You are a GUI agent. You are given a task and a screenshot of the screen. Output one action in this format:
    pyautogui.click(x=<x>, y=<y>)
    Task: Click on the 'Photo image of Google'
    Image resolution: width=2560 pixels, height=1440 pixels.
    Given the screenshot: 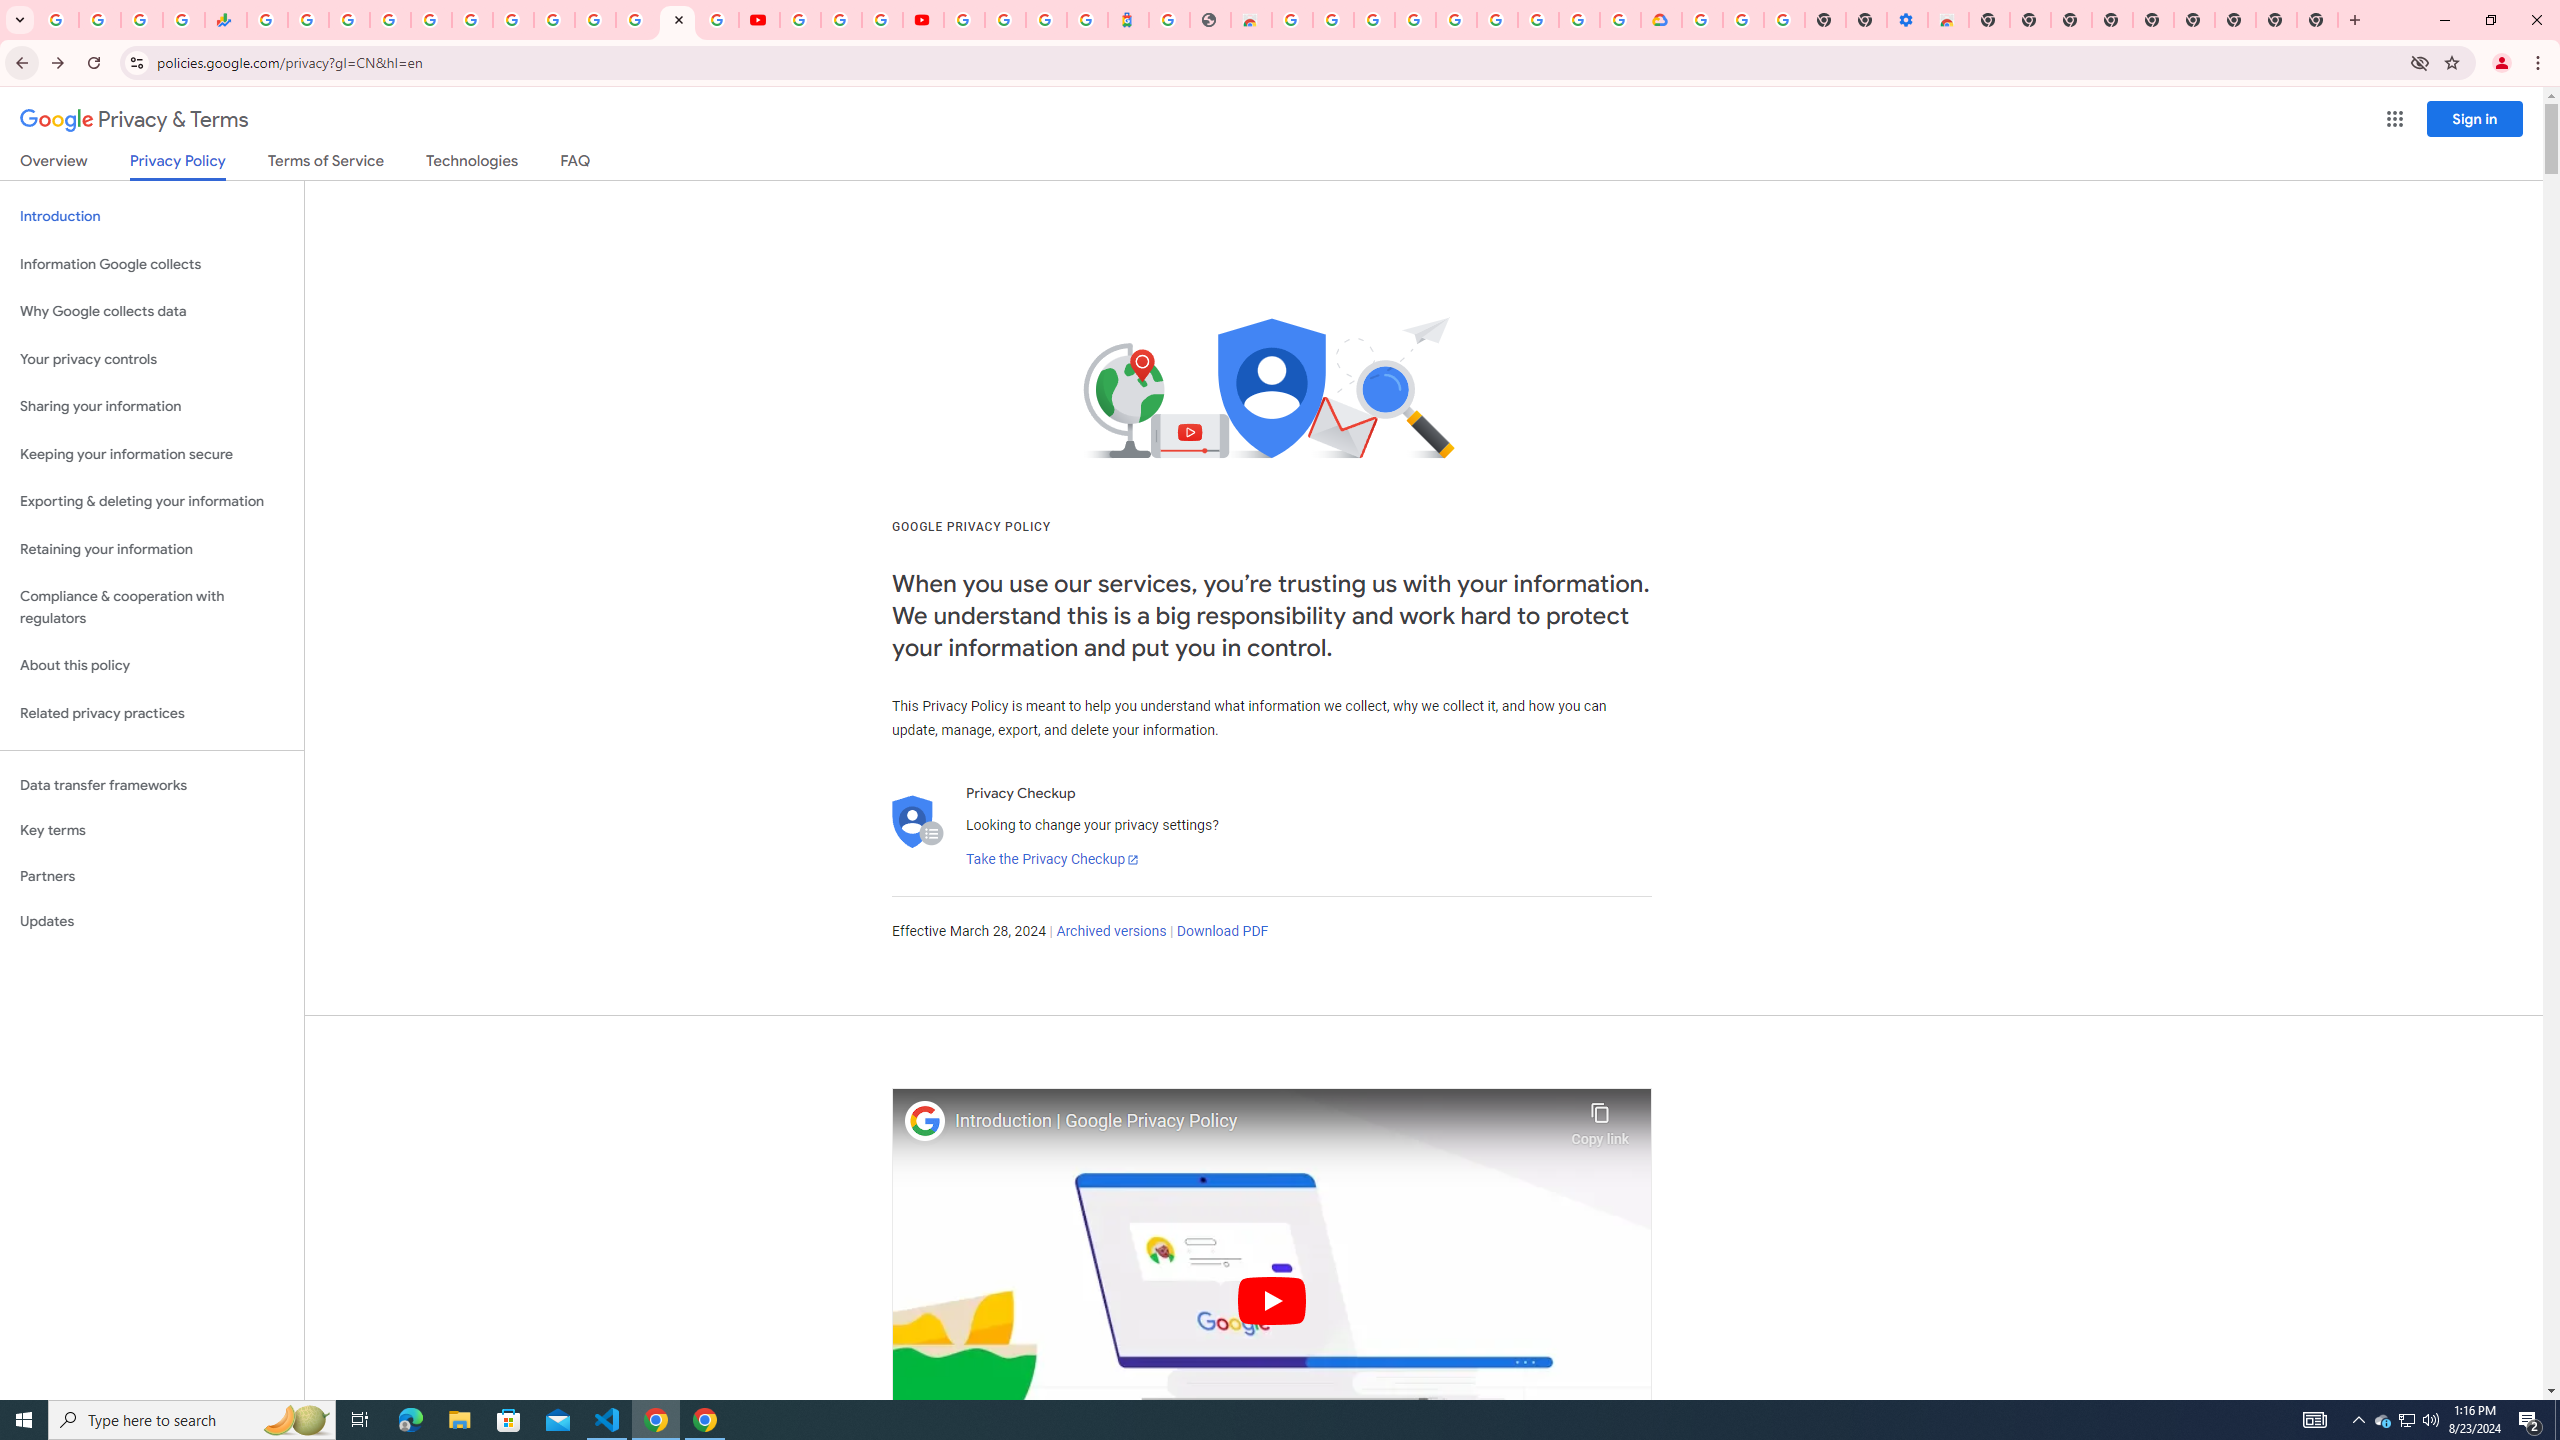 What is the action you would take?
    pyautogui.click(x=925, y=1119)
    